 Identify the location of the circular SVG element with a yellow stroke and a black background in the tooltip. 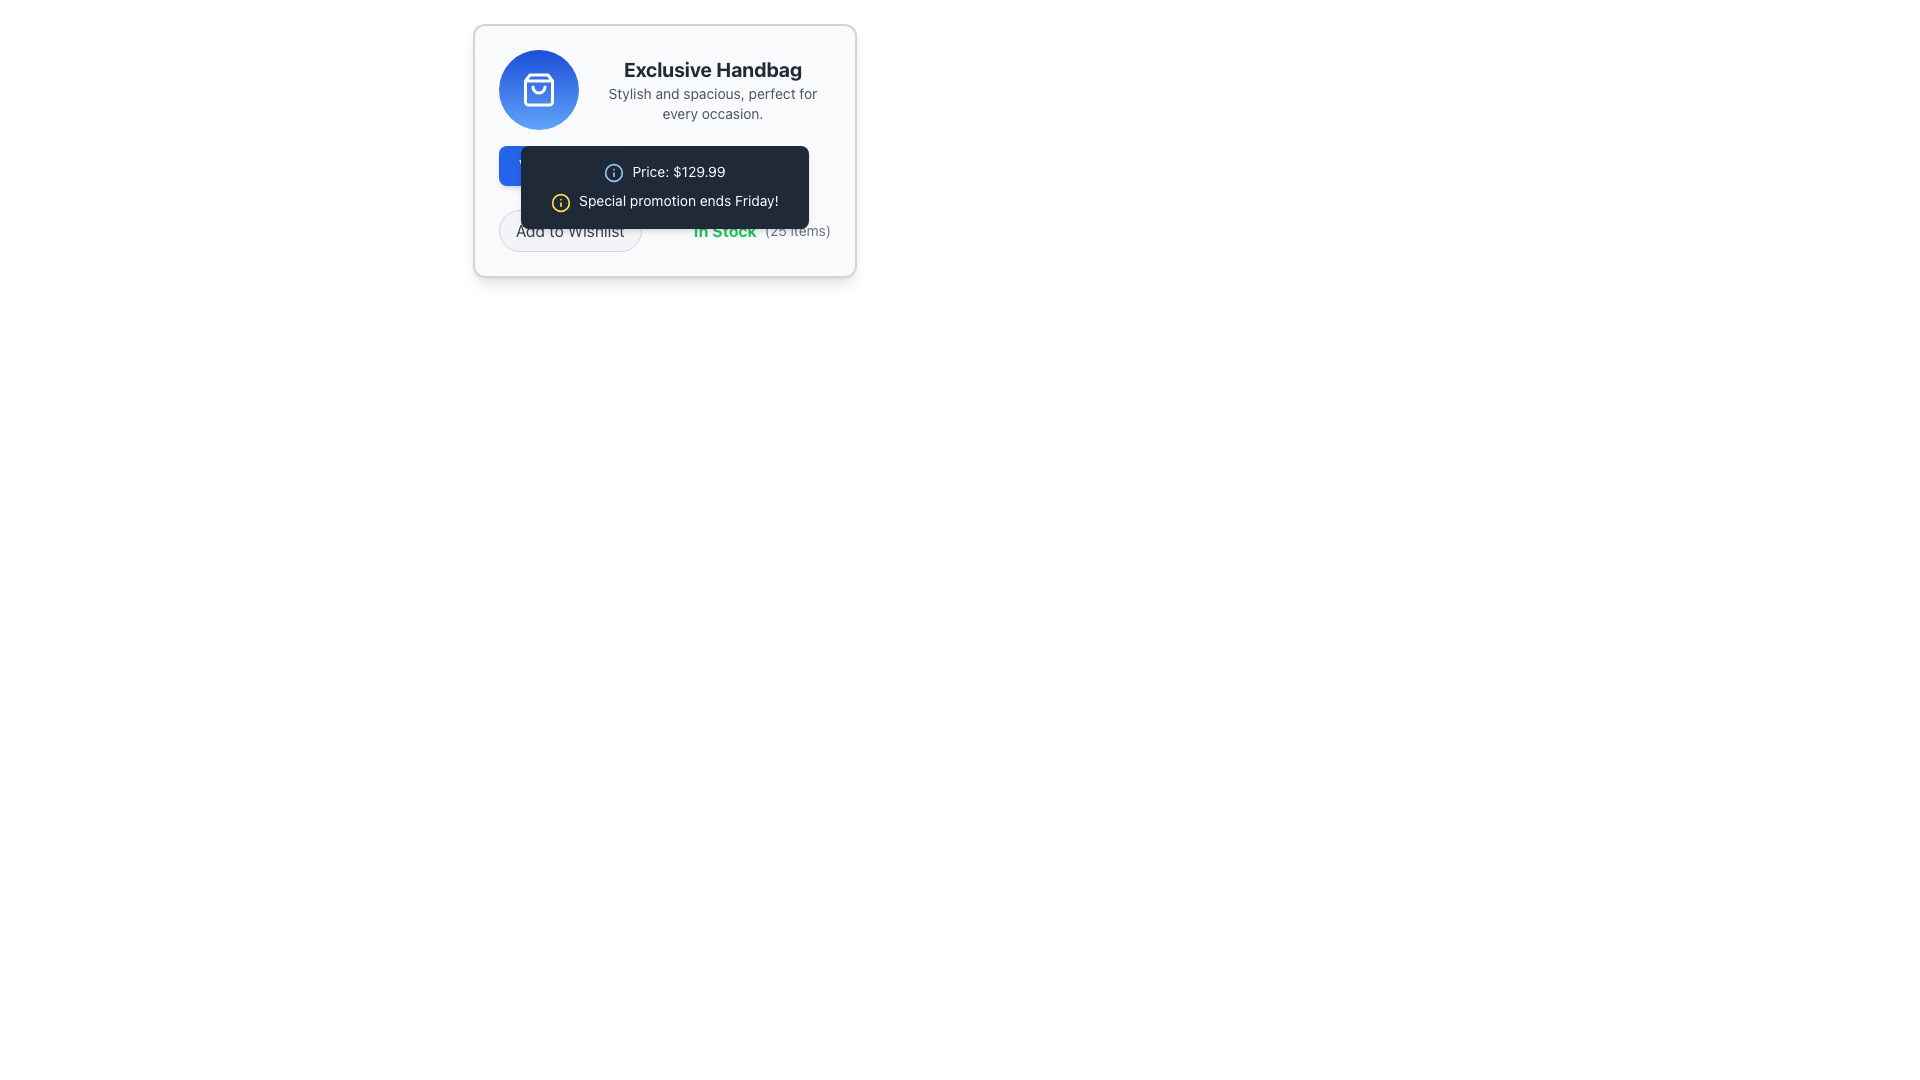
(560, 202).